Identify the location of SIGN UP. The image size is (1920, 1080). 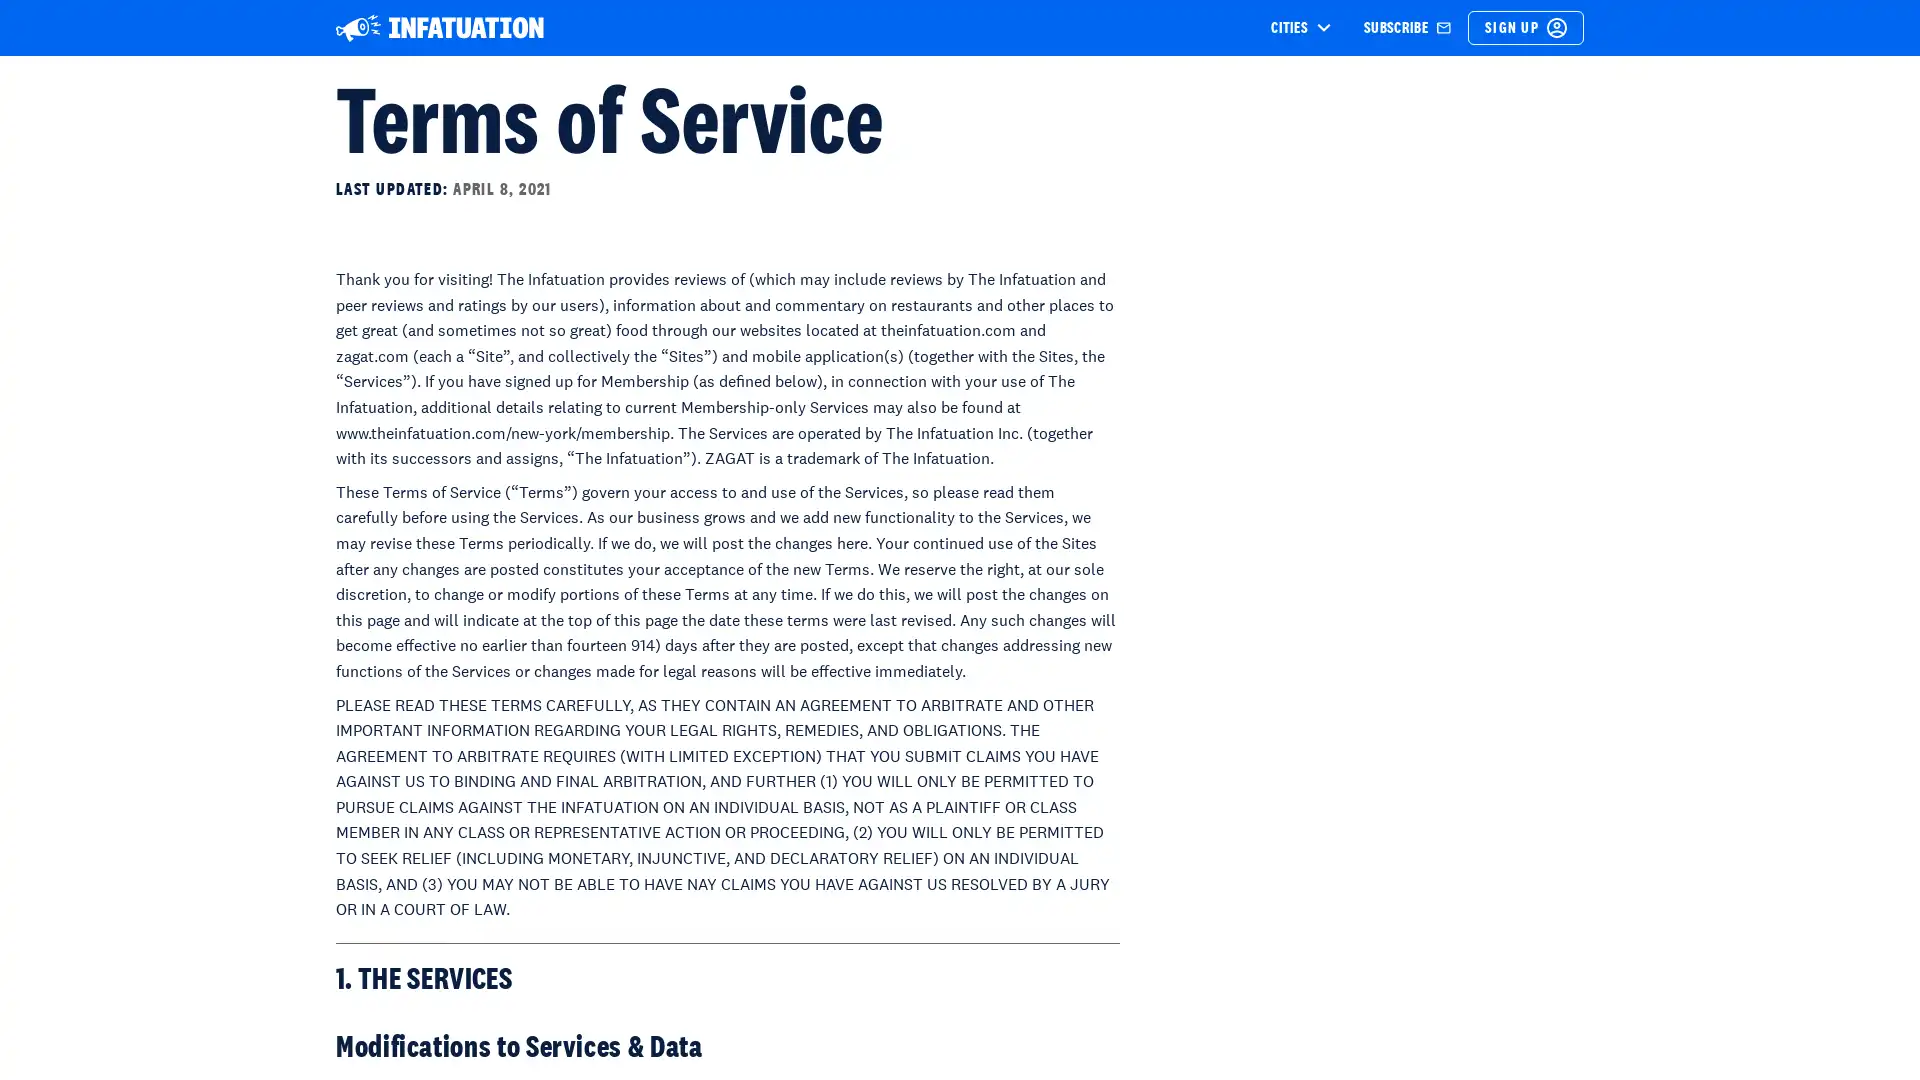
(1525, 27).